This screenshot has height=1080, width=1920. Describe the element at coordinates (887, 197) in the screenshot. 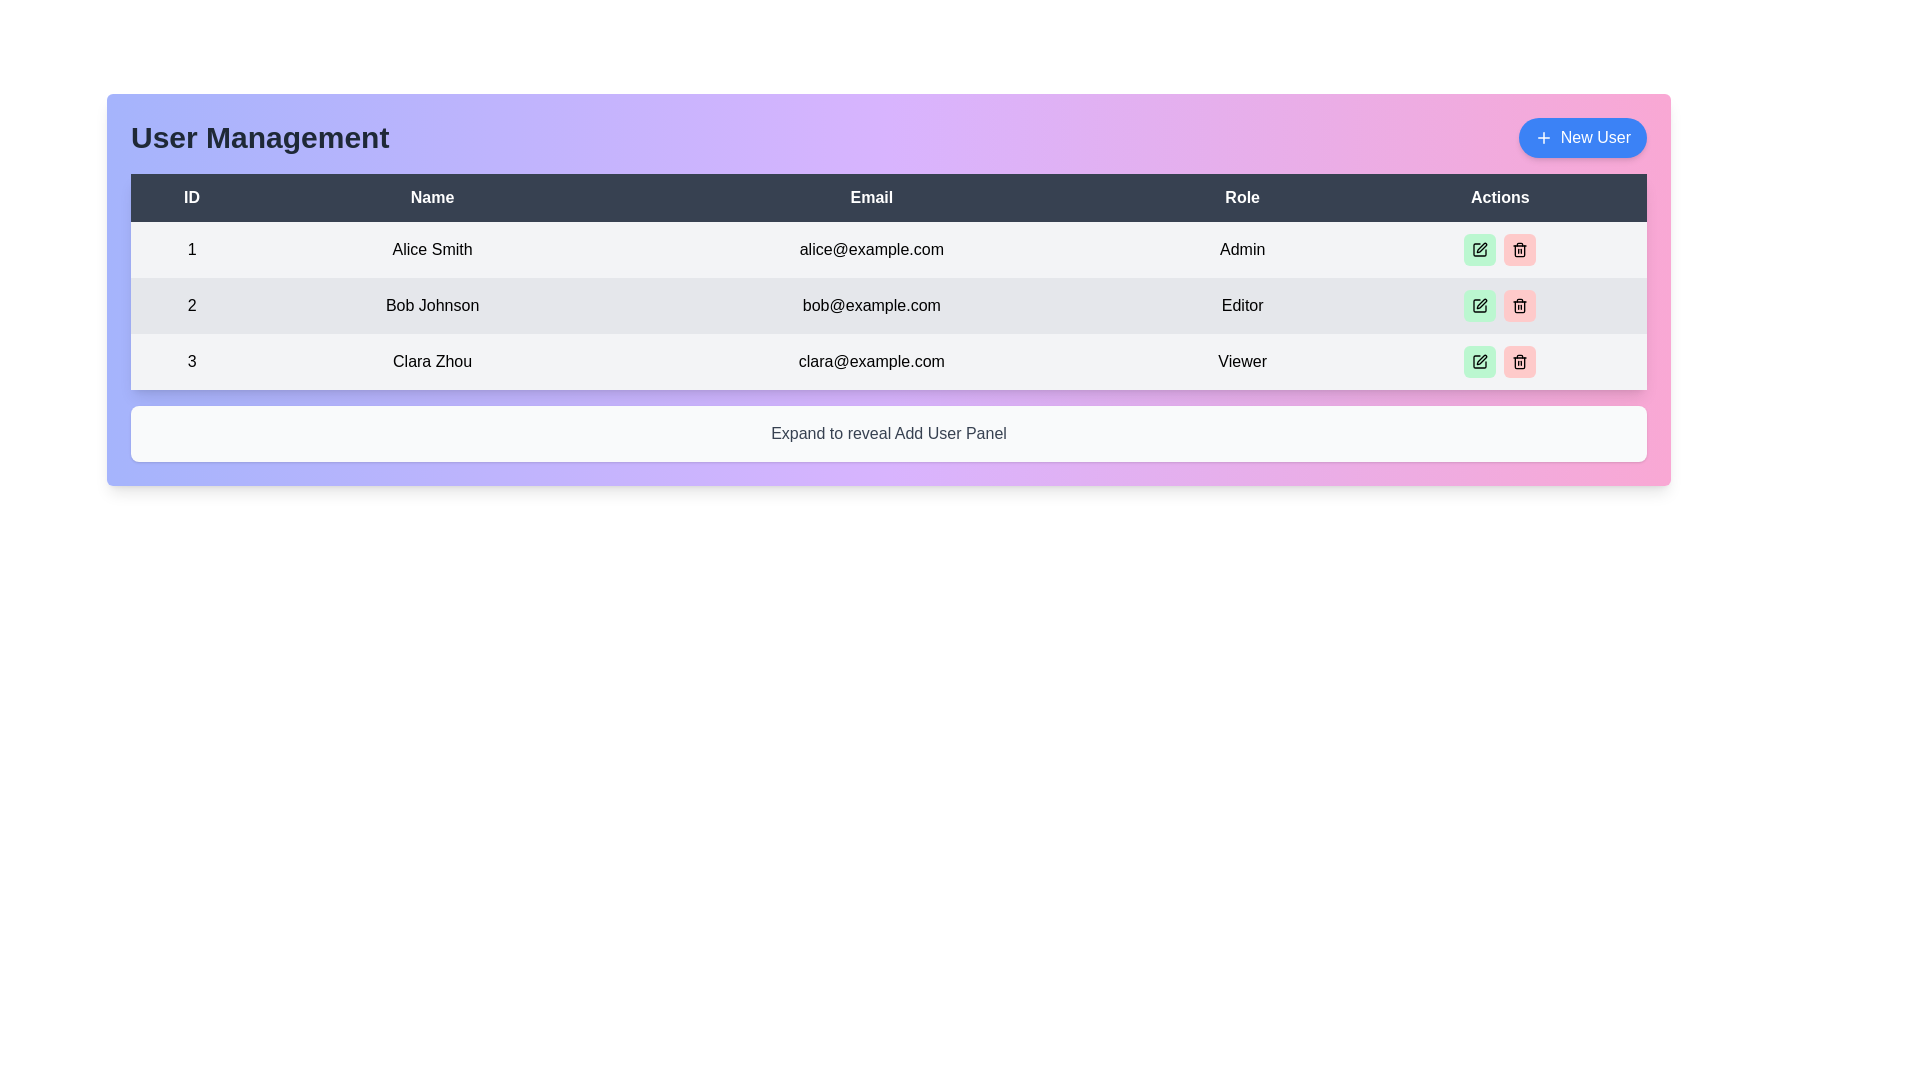

I see `the 'Email' column header cell in the user management table, which is the third header cell from the left` at that location.